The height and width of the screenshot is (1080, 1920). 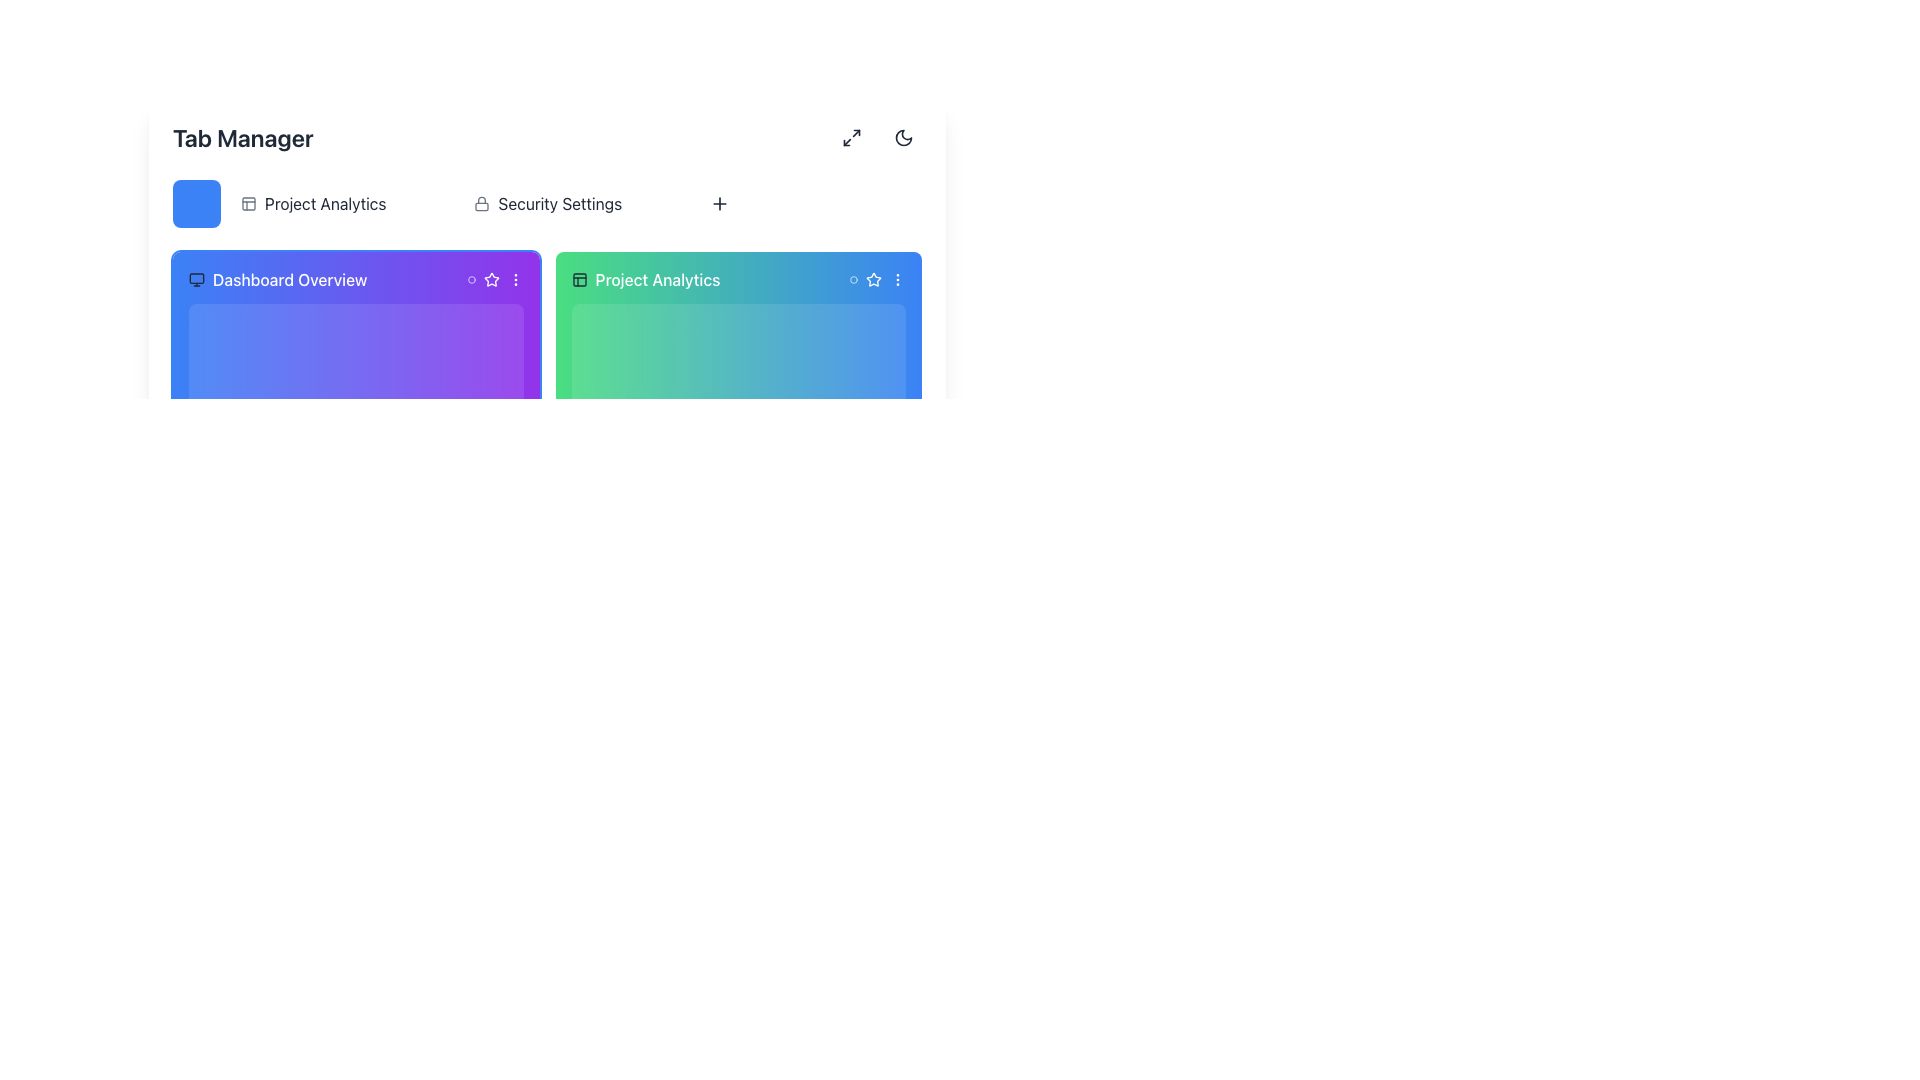 What do you see at coordinates (737, 280) in the screenshot?
I see `the styling of the header bar titled 'Project Analytics' located in the second column of the grid, which serves as a descriptive title for its section` at bounding box center [737, 280].